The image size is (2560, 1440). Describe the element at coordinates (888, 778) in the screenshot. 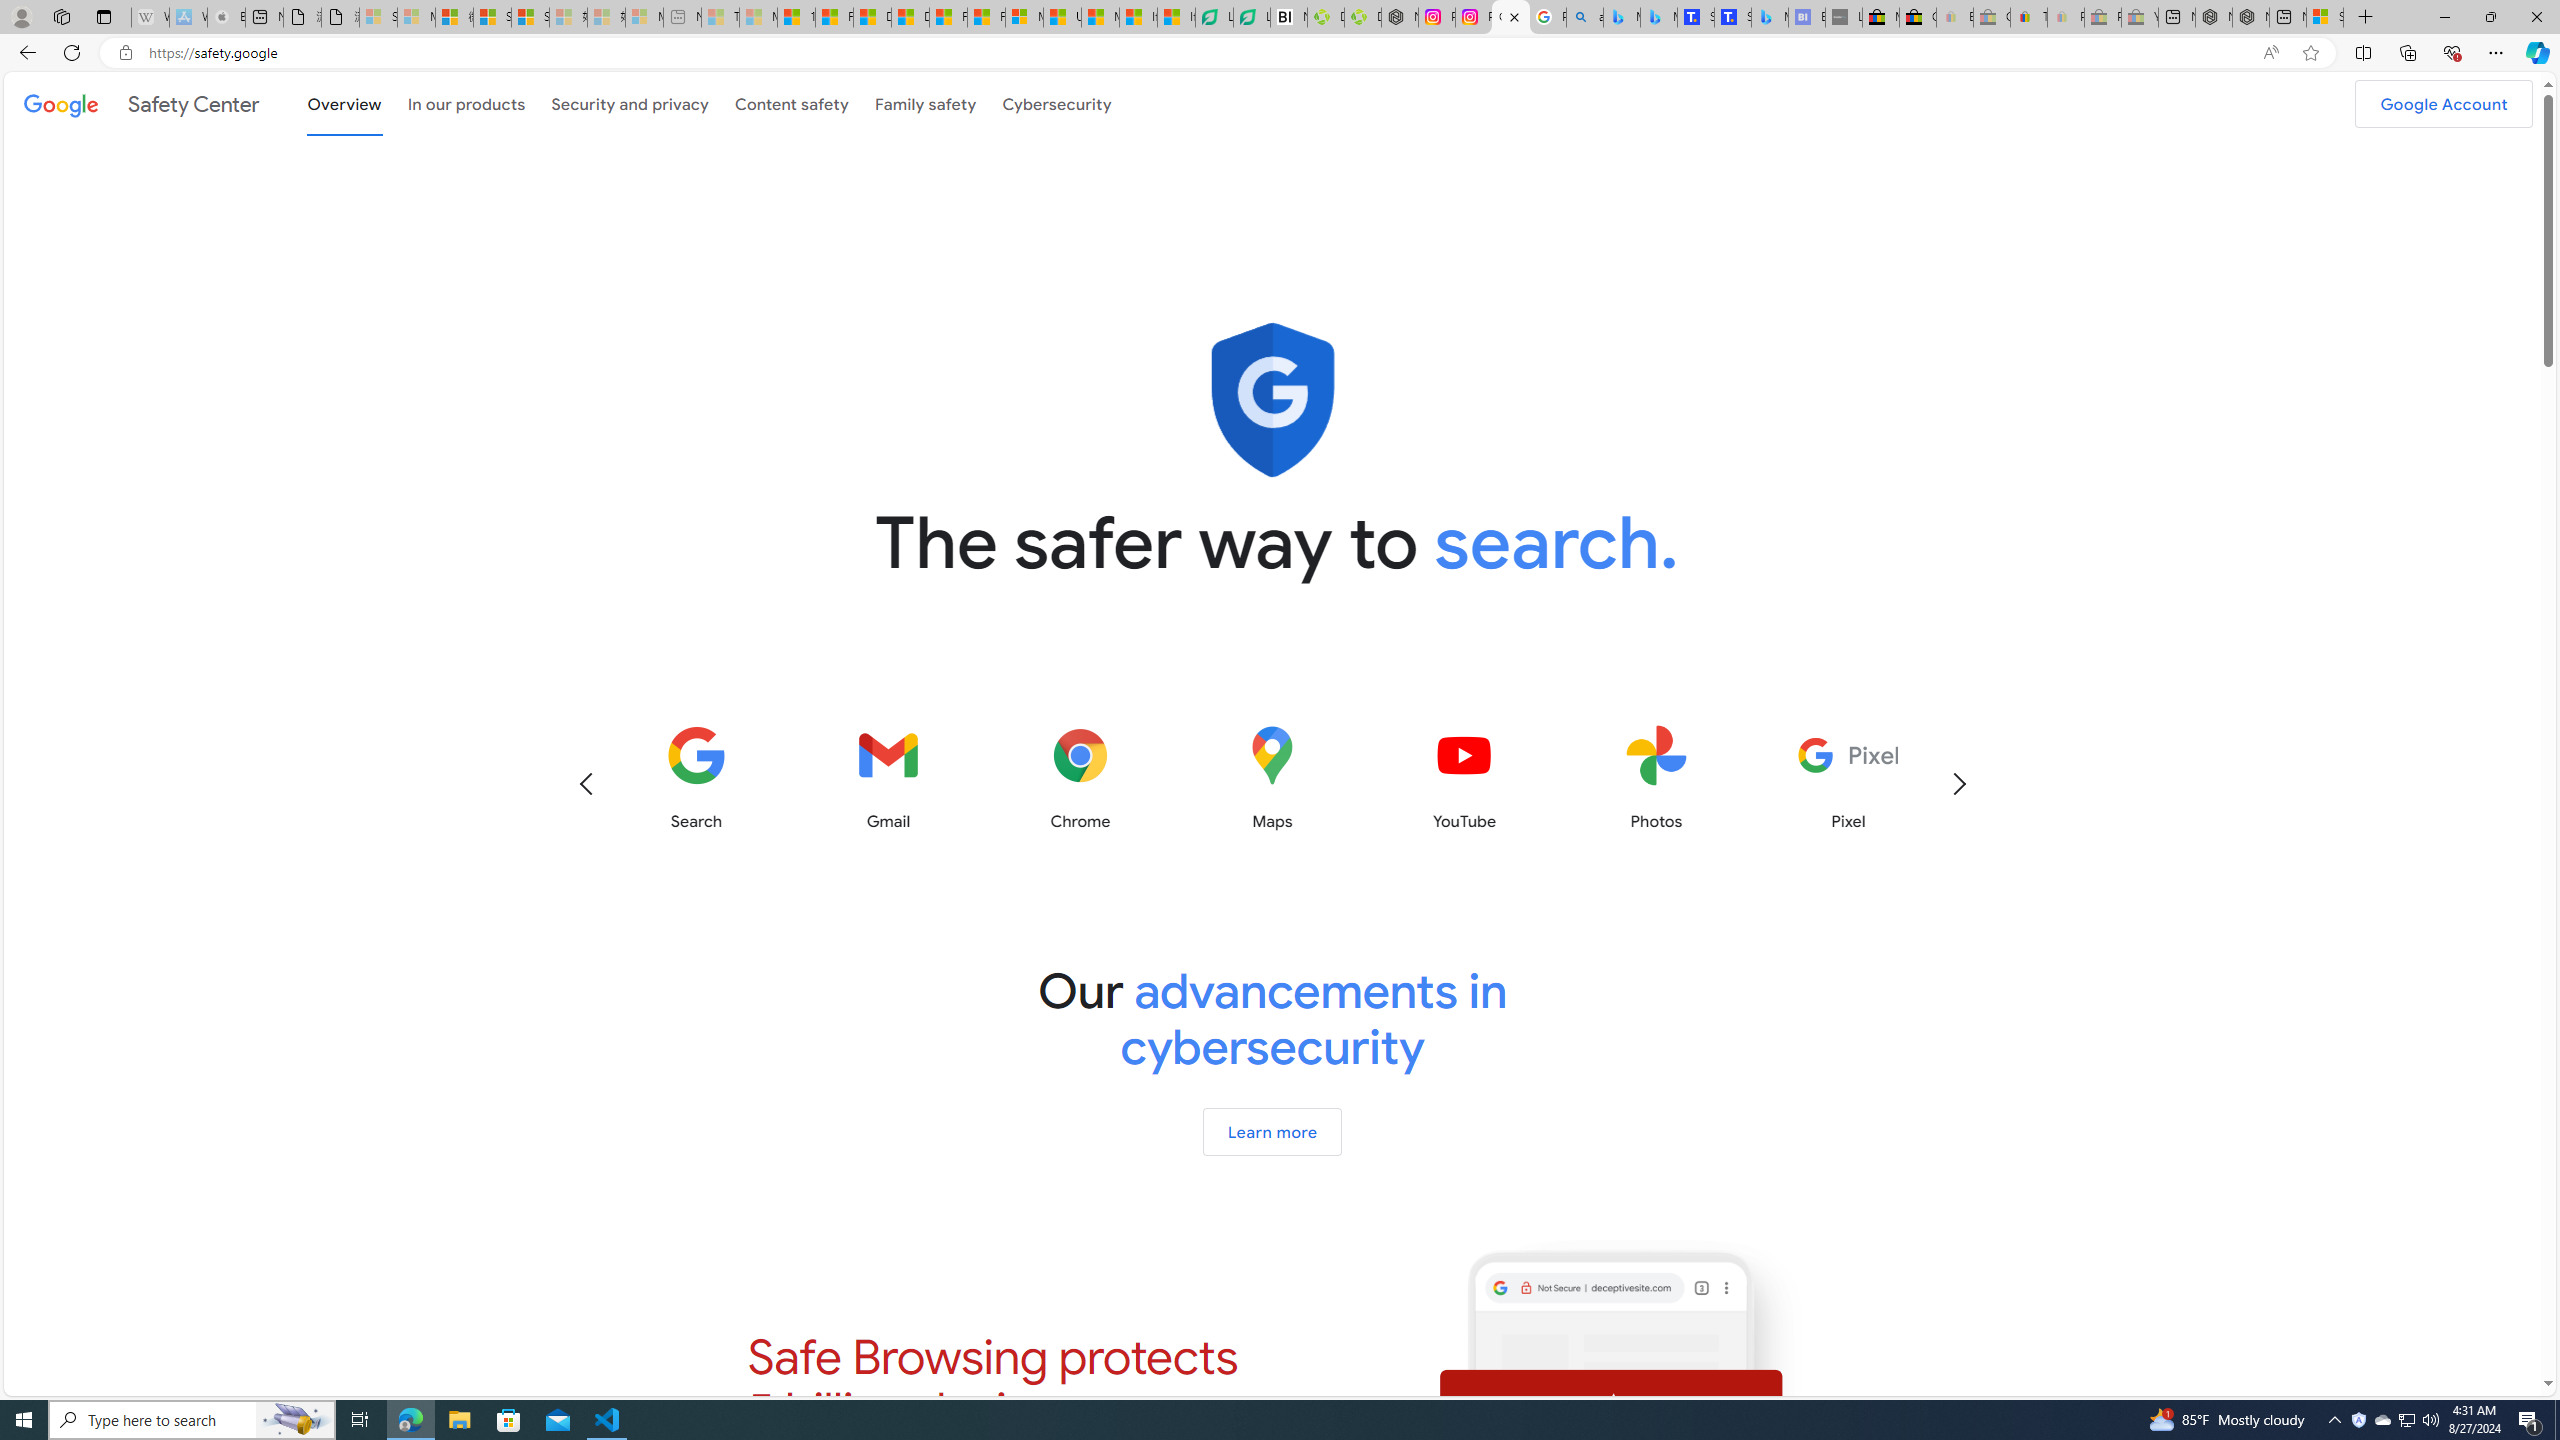

I see `'Gmail'` at that location.